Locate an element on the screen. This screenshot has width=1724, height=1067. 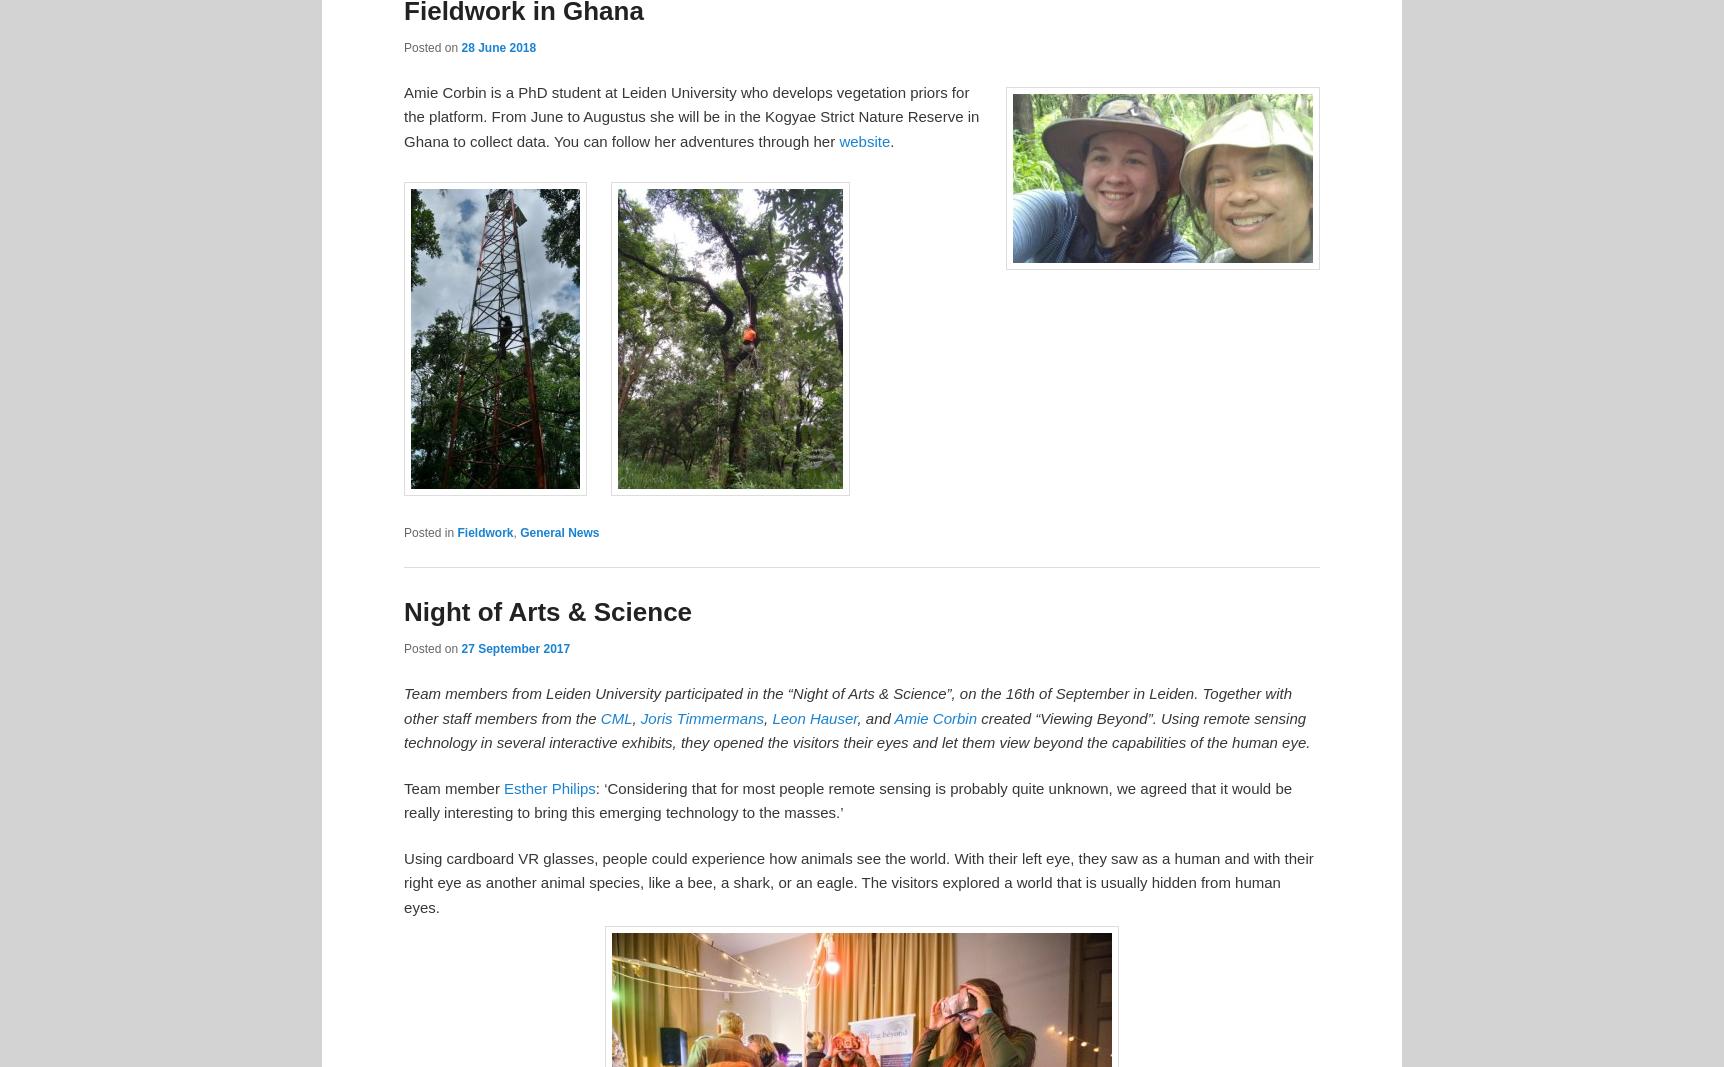
'.' is located at coordinates (891, 139).